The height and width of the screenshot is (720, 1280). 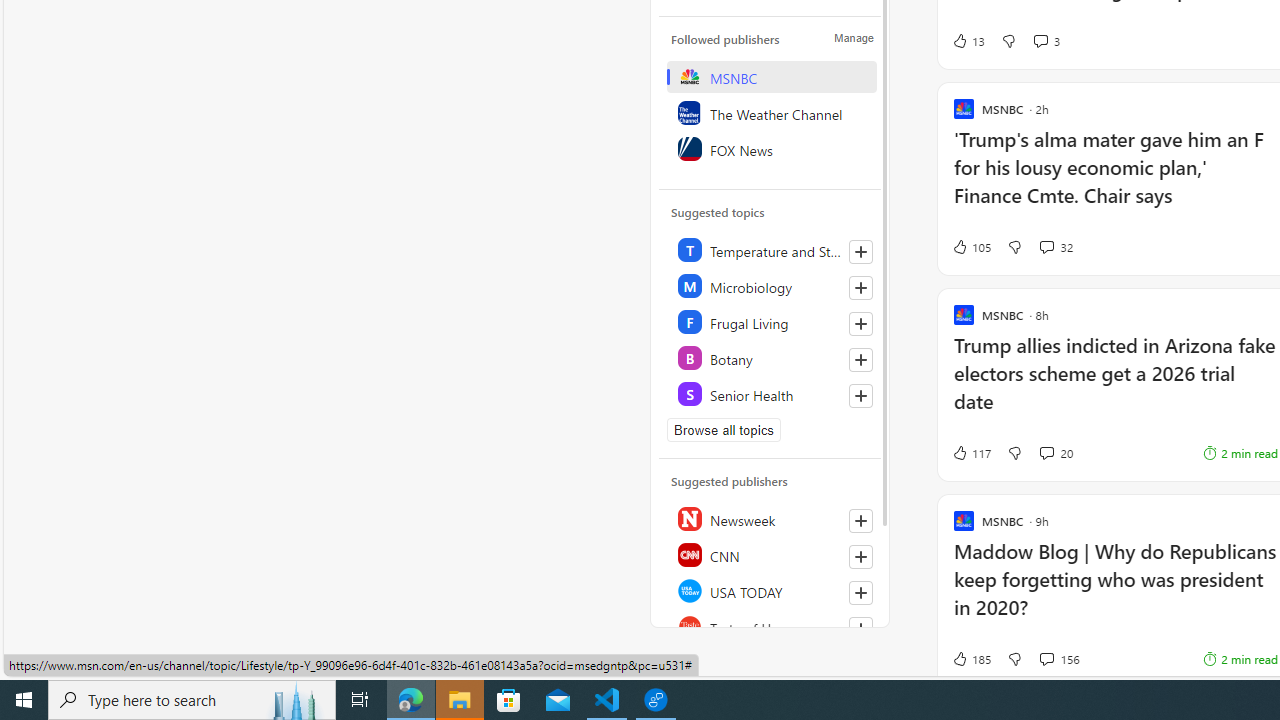 I want to click on 'Follow this source', so click(x=860, y=627).